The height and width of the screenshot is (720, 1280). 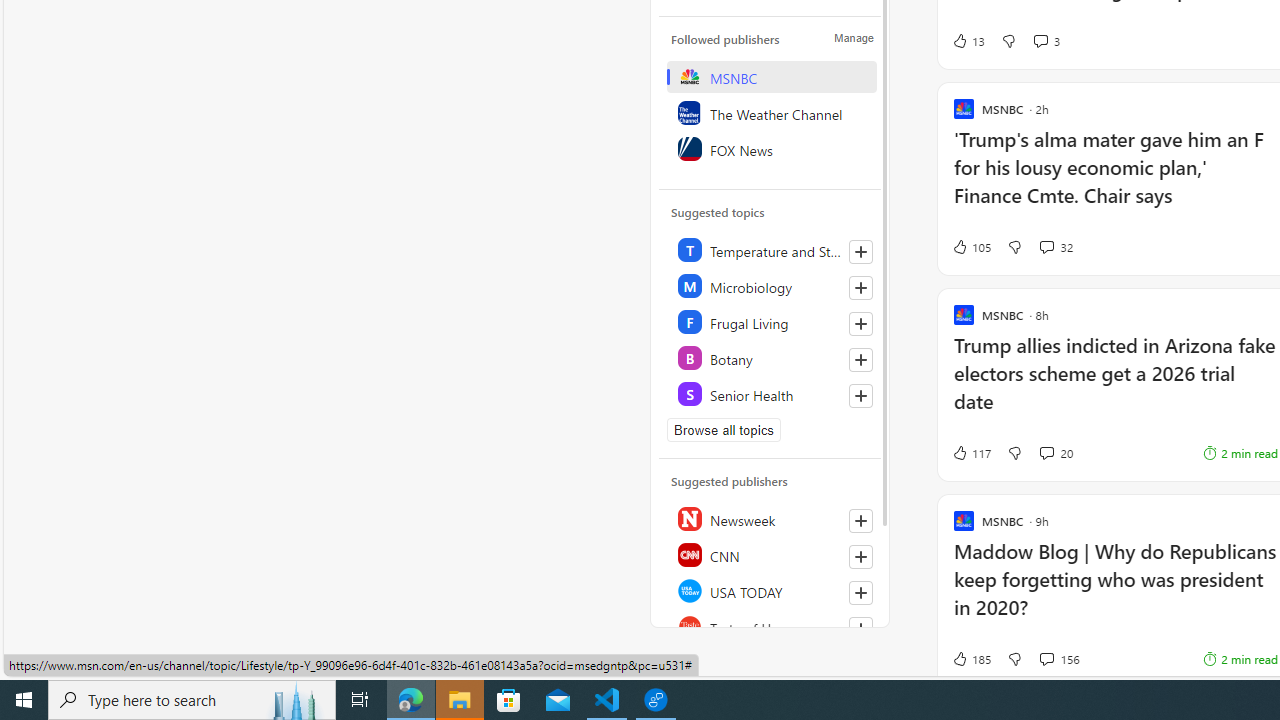 I want to click on 'Follow this source', so click(x=860, y=627).